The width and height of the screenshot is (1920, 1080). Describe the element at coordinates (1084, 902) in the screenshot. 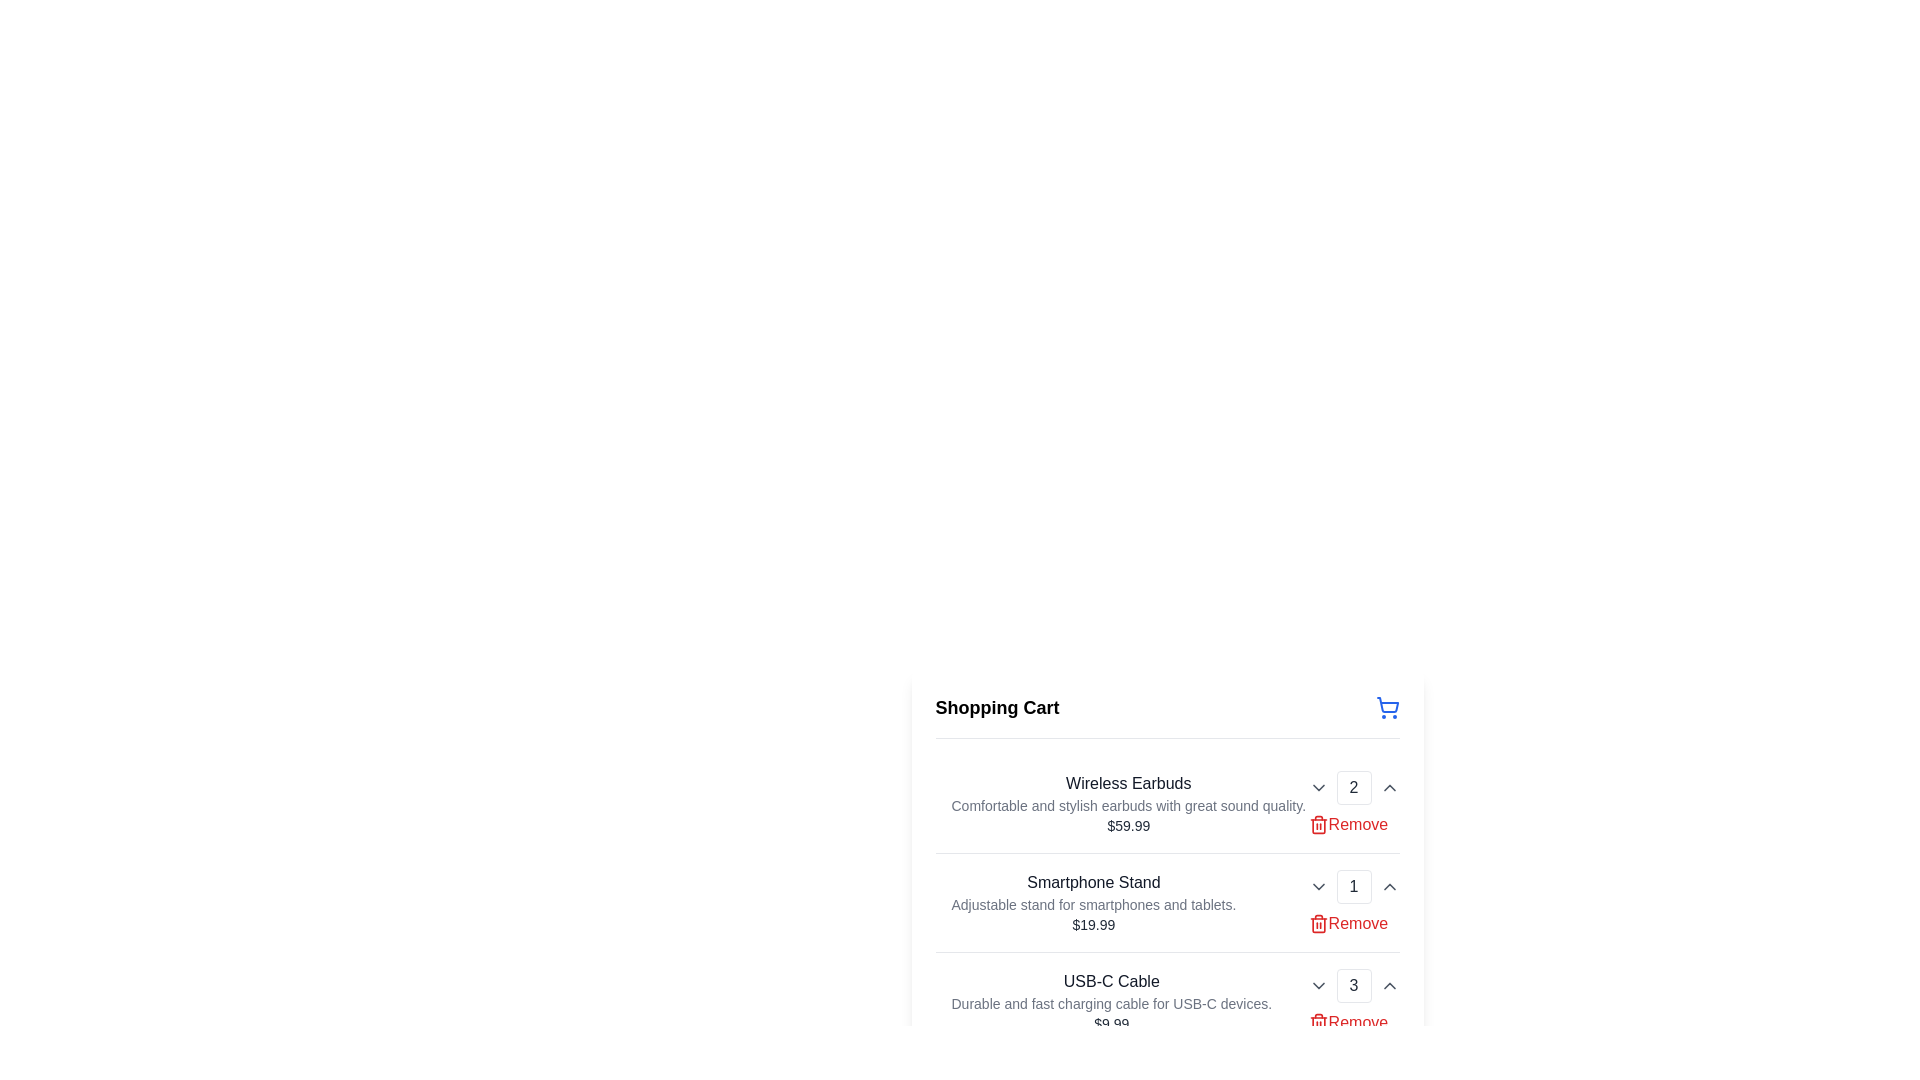

I see `the text block labeled 'Smartphone Stand' which includes the description 'Adjustable stand for smartphones and tablets.' and the price '$19.99'` at that location.